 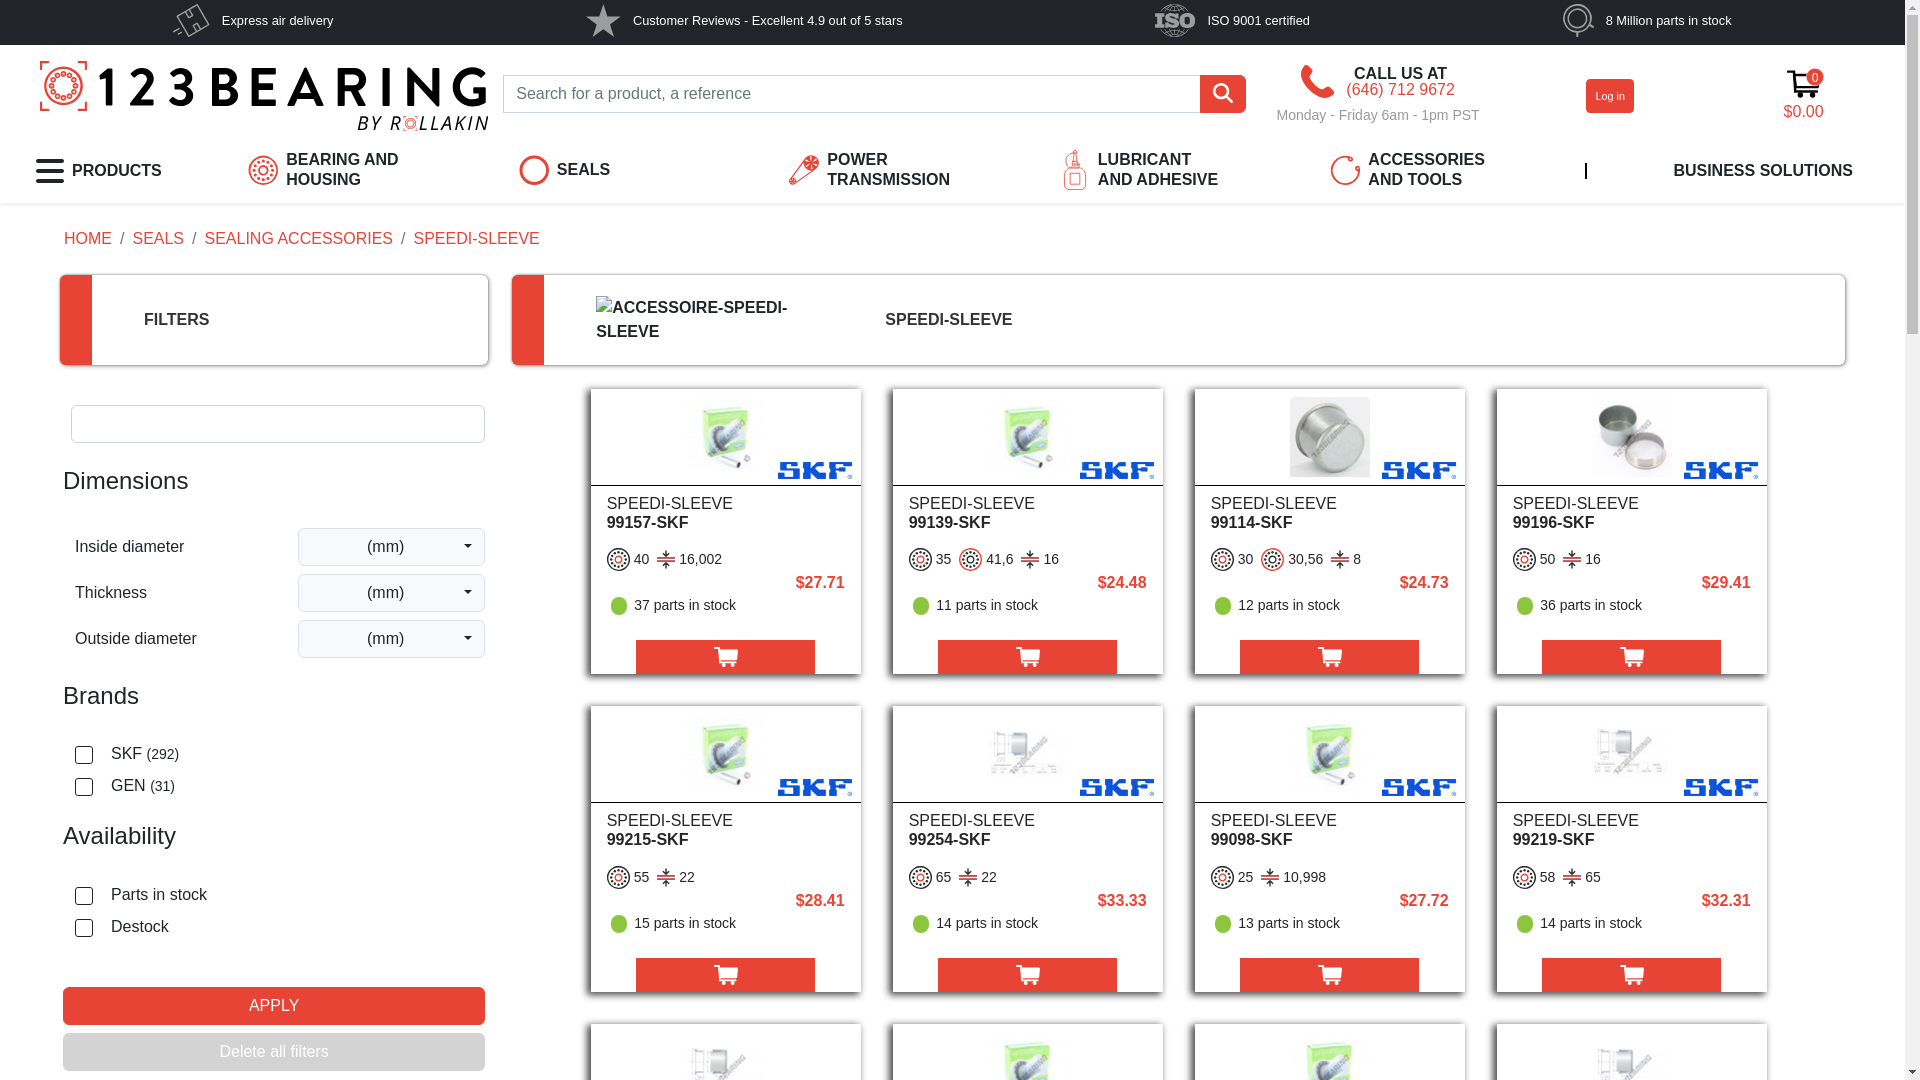 What do you see at coordinates (1413, 169) in the screenshot?
I see `'ACCESSORIES AND TOOLS'` at bounding box center [1413, 169].